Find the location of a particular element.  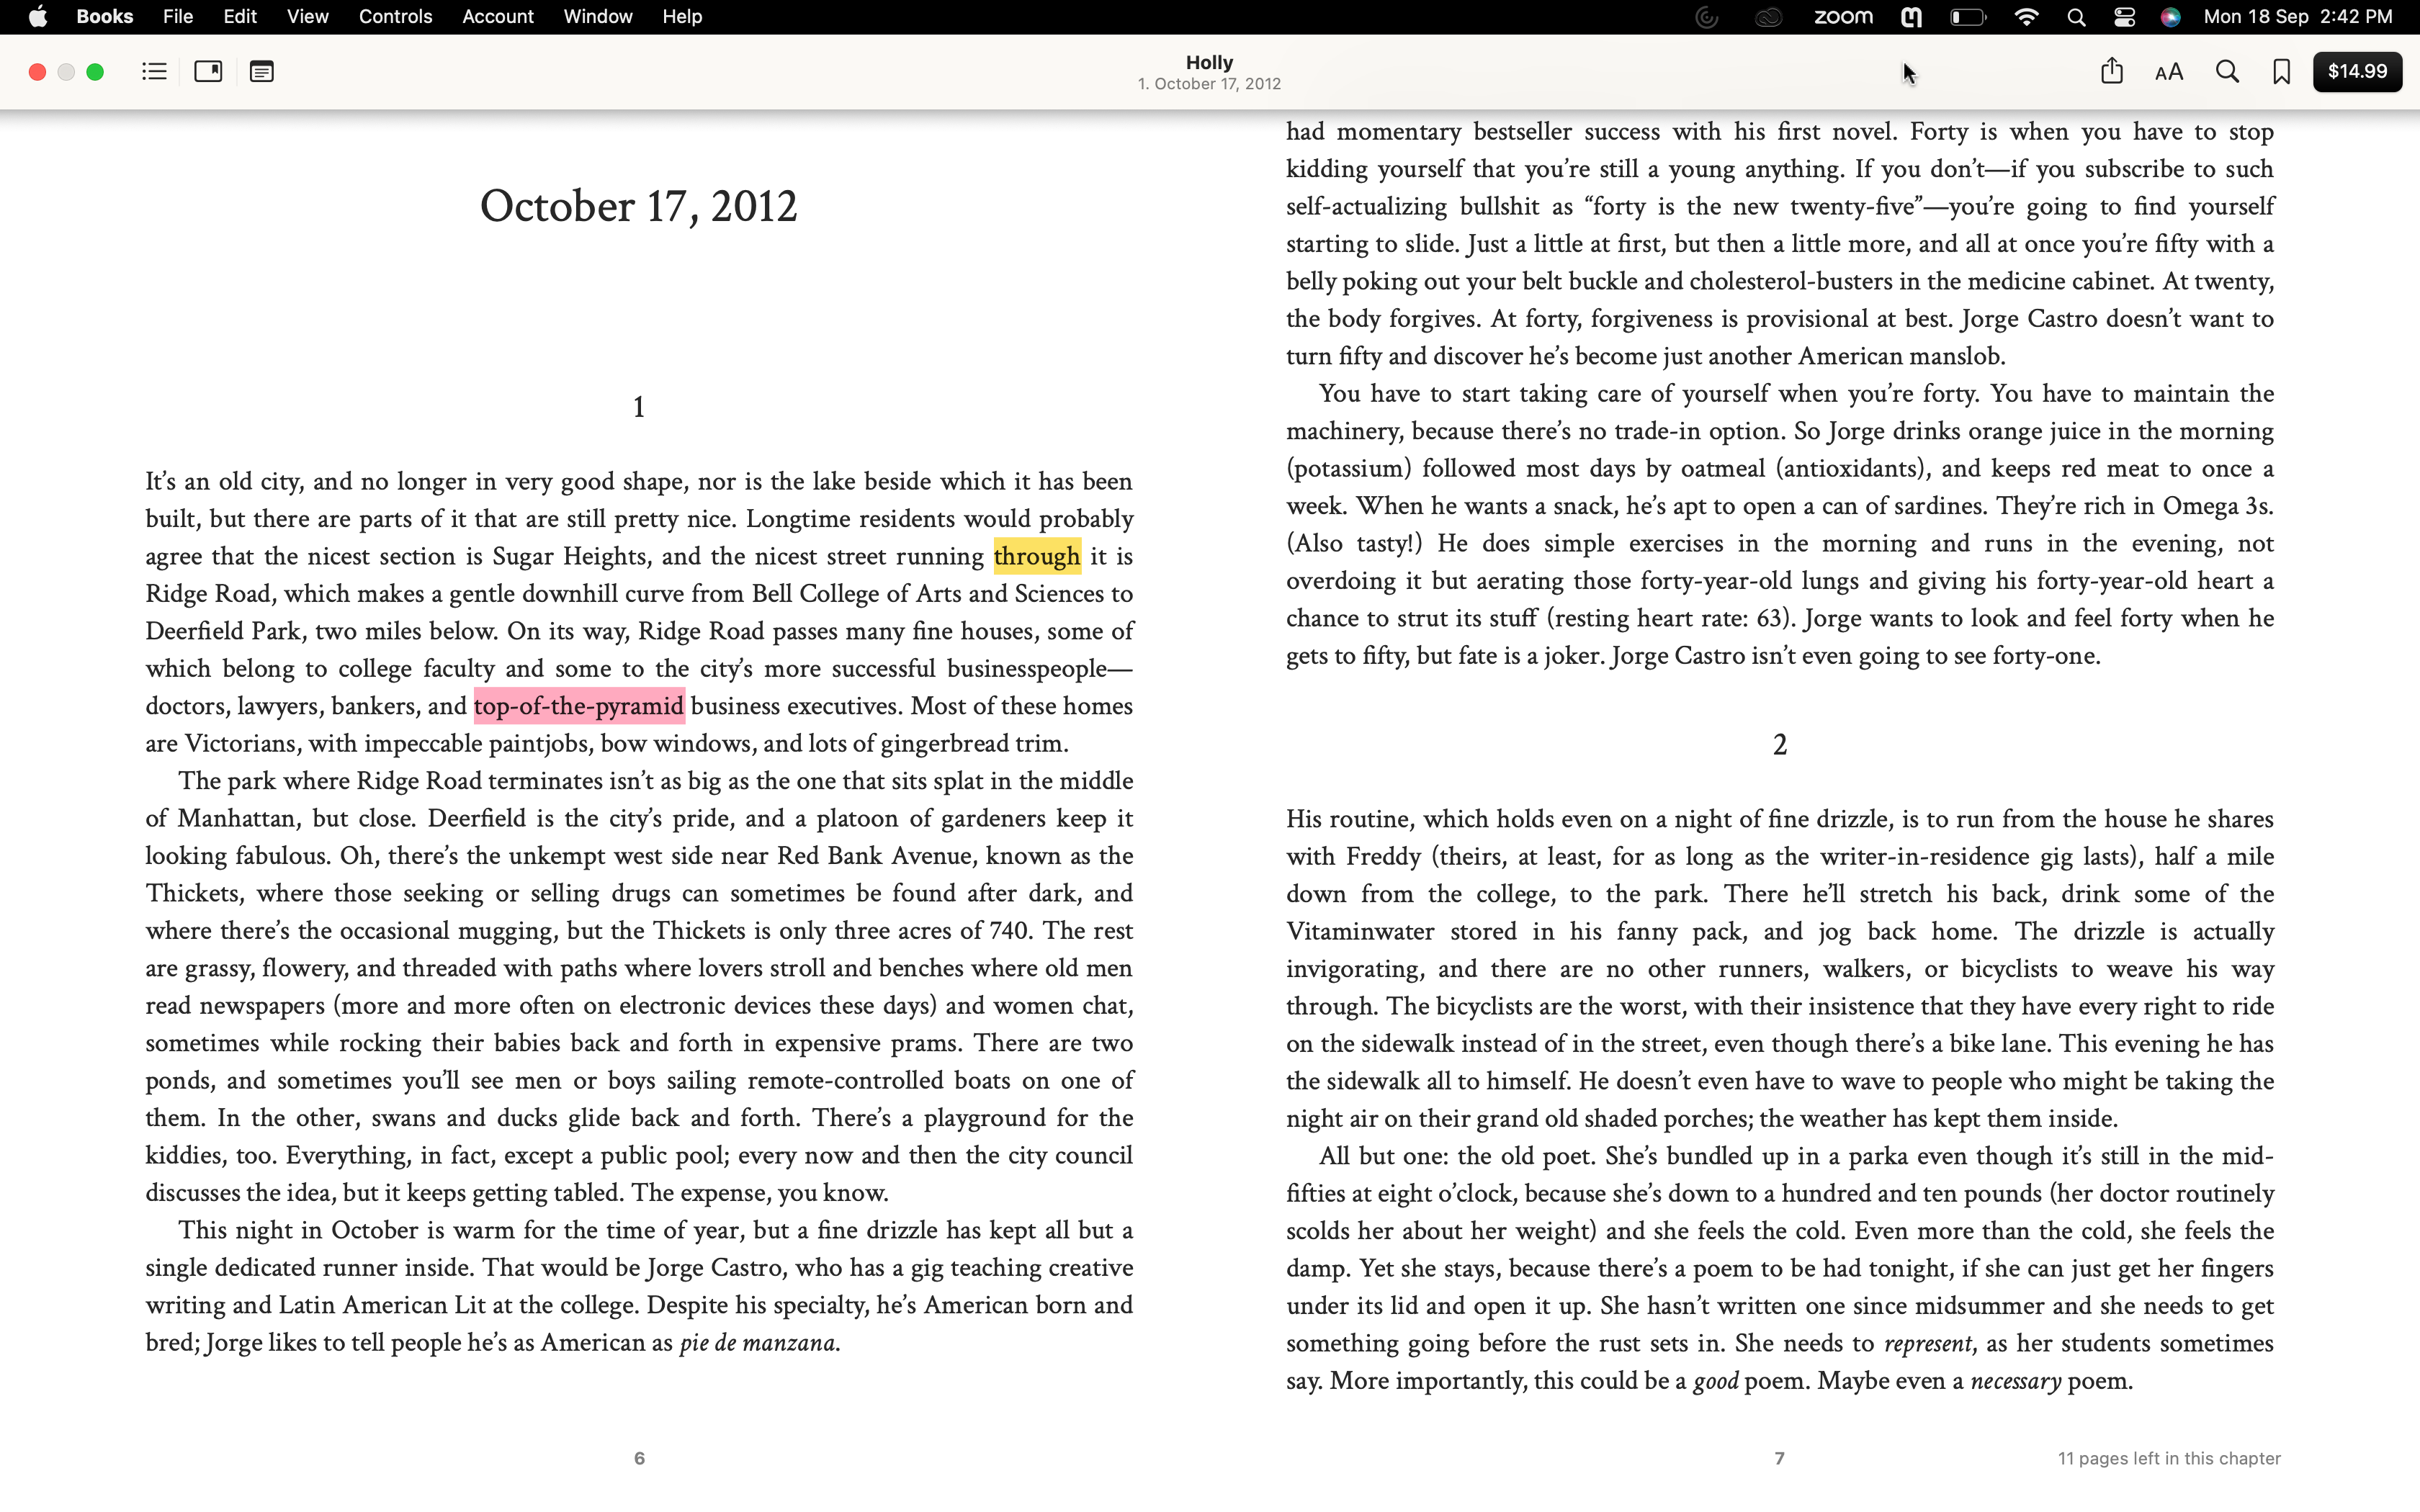

Distribute this page on Twitter using the share button is located at coordinates (2110, 70).